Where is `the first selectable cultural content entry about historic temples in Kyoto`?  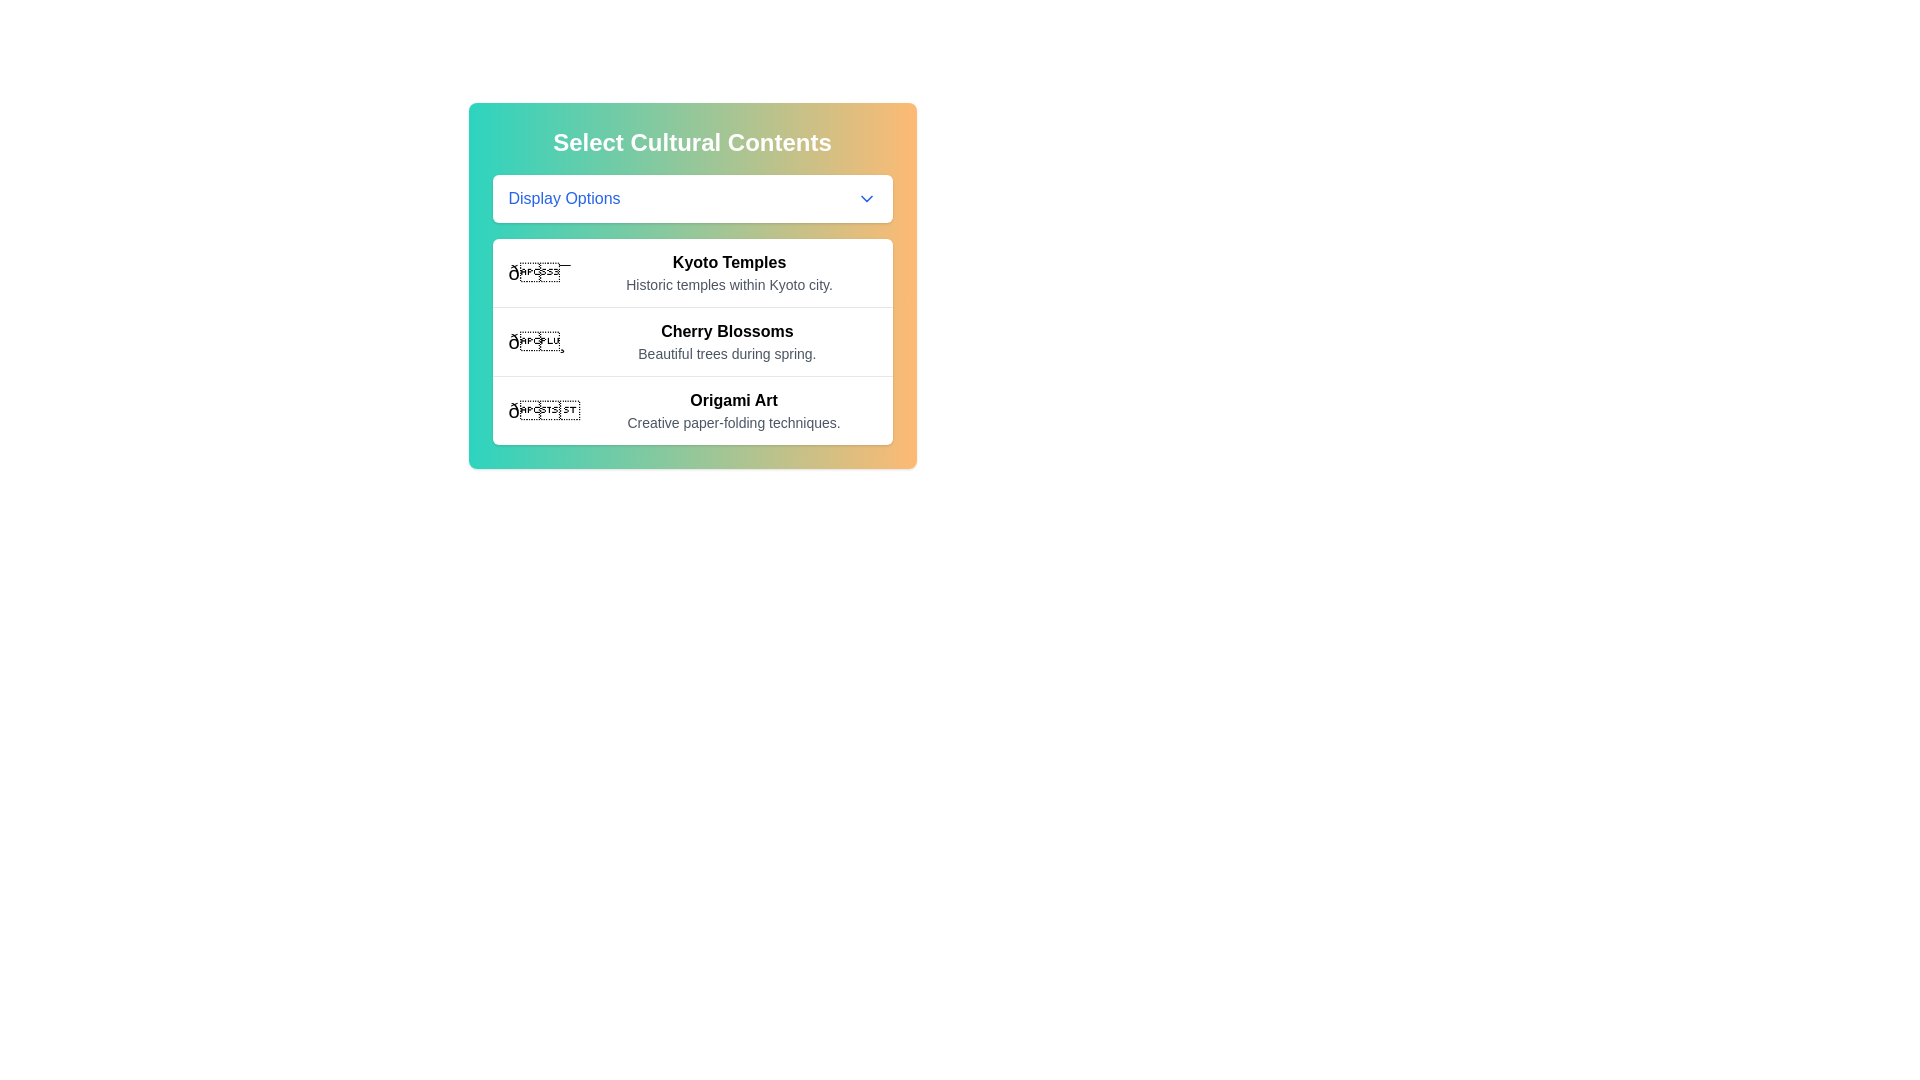
the first selectable cultural content entry about historic temples in Kyoto is located at coordinates (692, 273).